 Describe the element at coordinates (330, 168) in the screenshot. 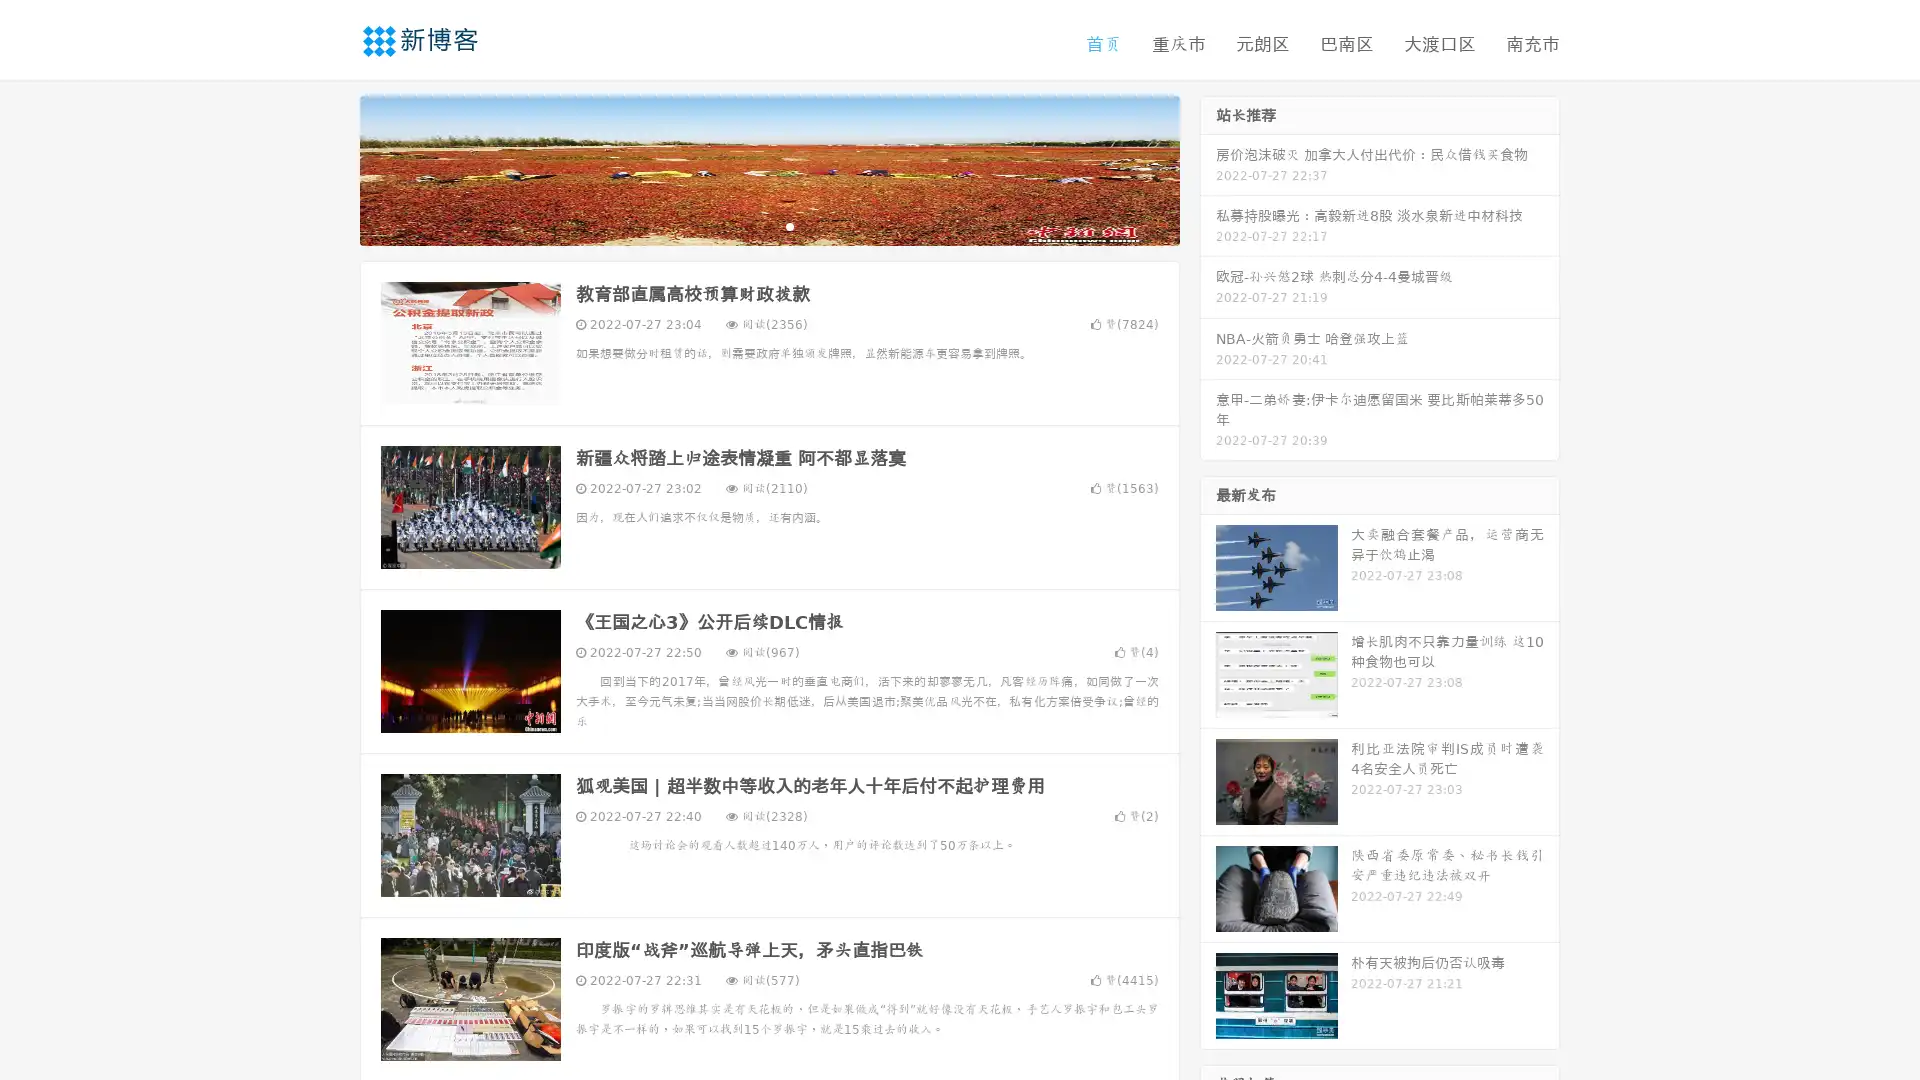

I see `Previous slide` at that location.